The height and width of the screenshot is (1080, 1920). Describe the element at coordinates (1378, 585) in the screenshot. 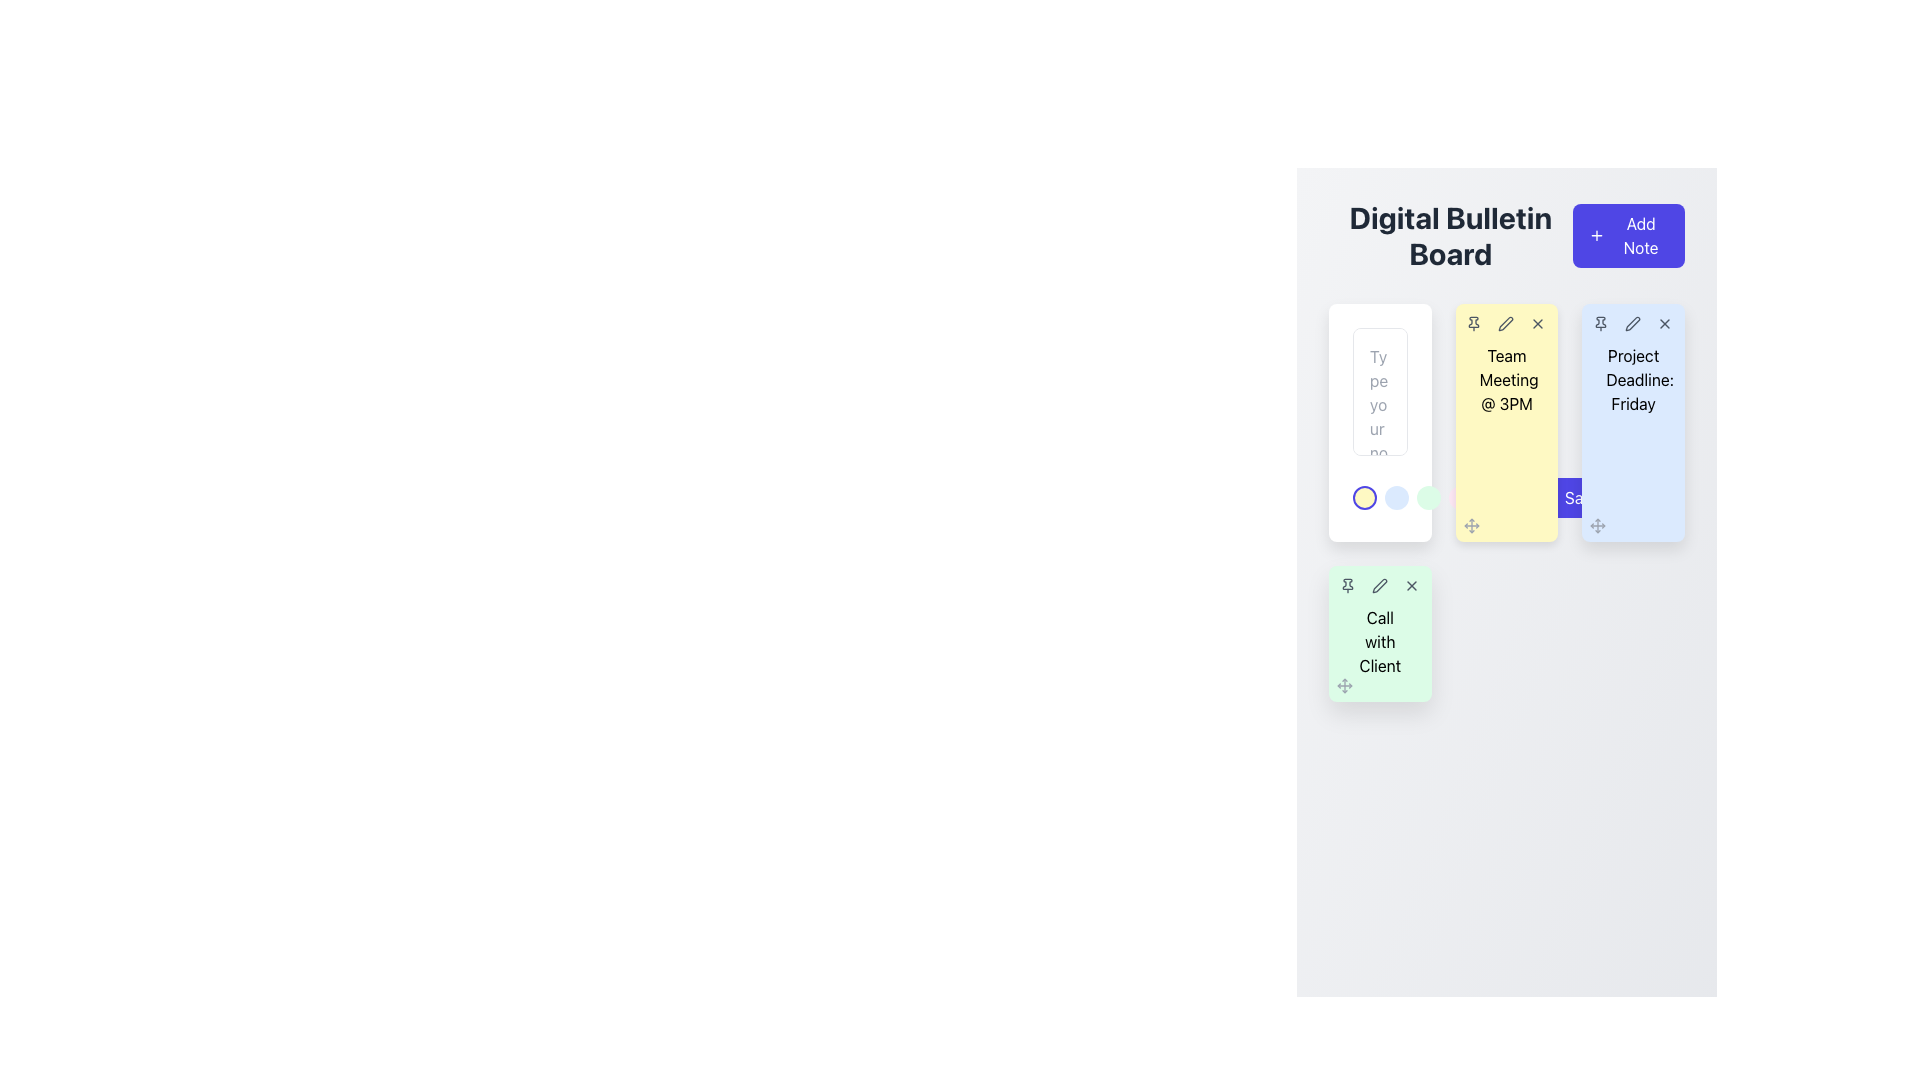

I see `the edit button located at the top-right corner of the 'Call with Client' card` at that location.